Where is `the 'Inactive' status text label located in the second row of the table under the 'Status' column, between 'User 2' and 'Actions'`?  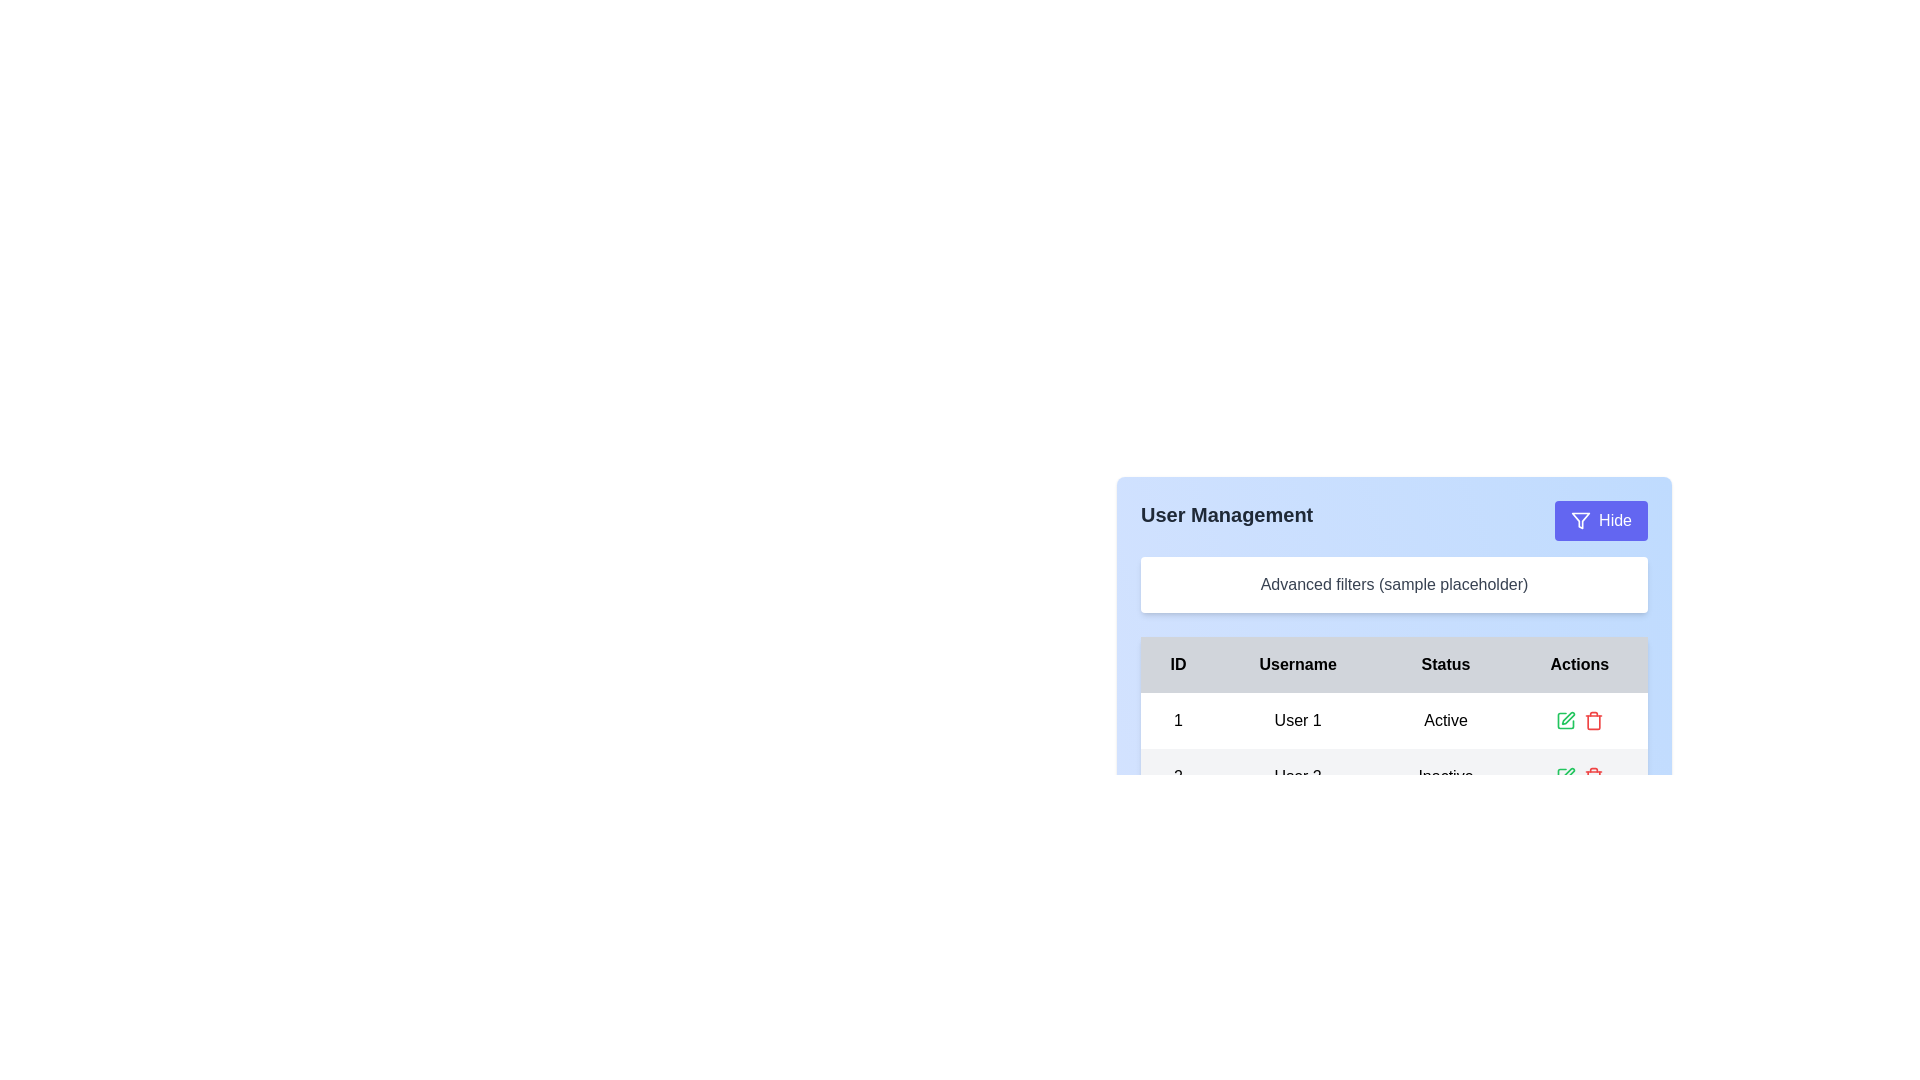 the 'Inactive' status text label located in the second row of the table under the 'Status' column, between 'User 2' and 'Actions' is located at coordinates (1445, 775).